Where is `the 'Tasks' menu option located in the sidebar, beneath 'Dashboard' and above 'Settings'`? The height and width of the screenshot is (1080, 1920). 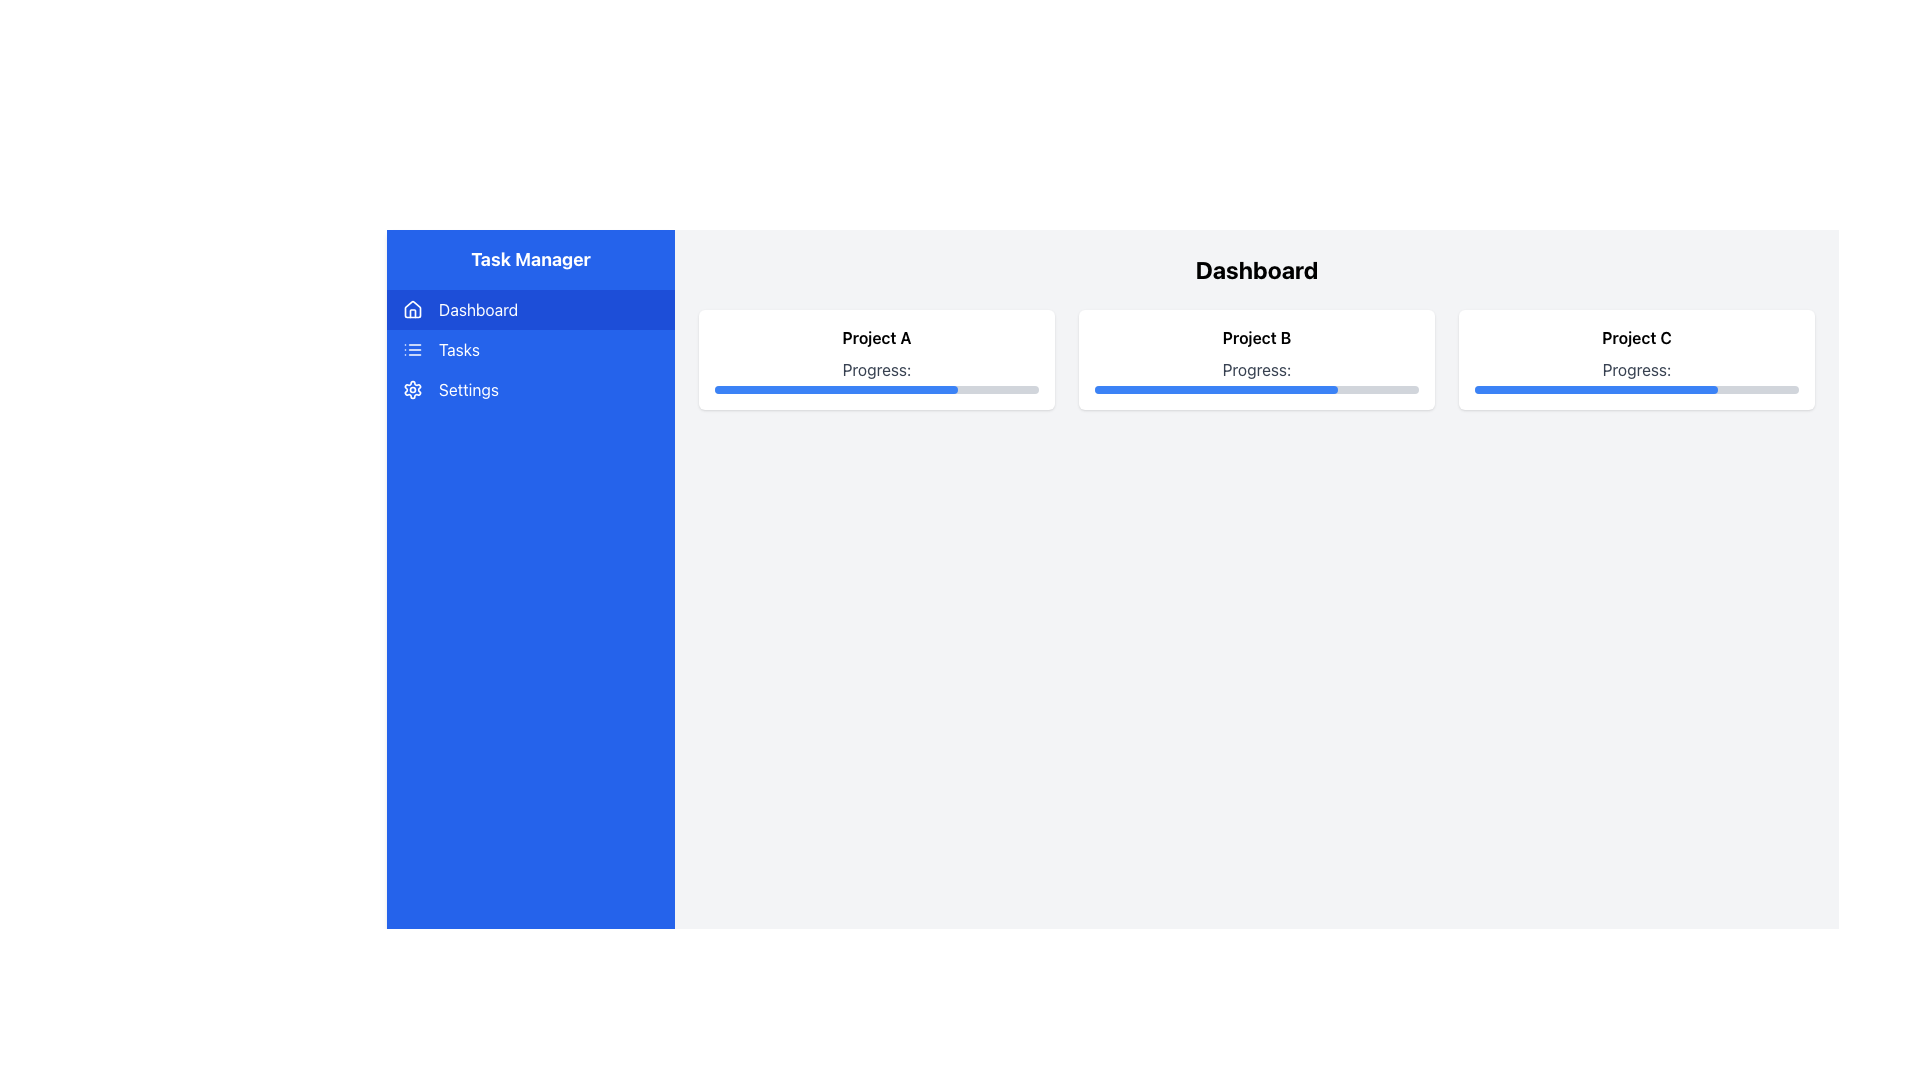
the 'Tasks' menu option located in the sidebar, beneath 'Dashboard' and above 'Settings' is located at coordinates (458, 349).